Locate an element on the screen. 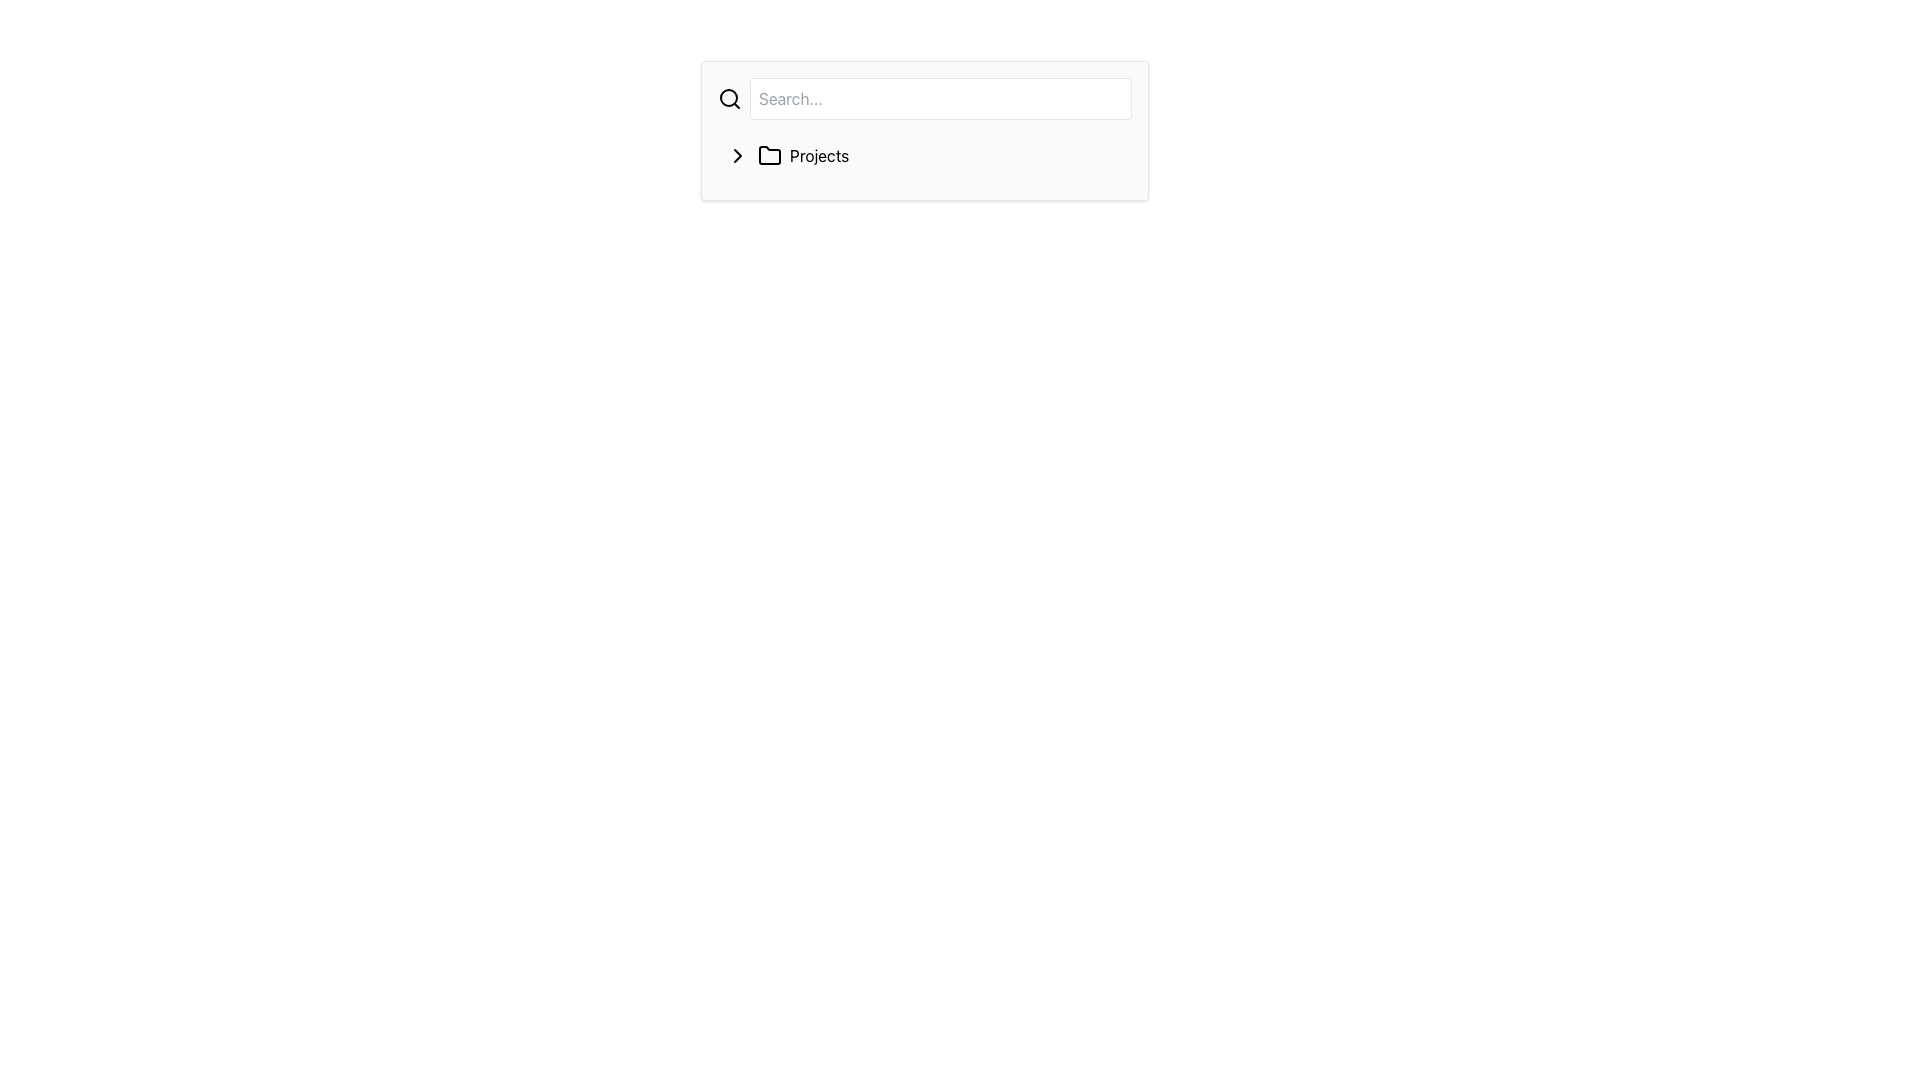 Image resolution: width=1920 pixels, height=1080 pixels. the chevron icon indicating expandability next to the 'Projects' label in the collapsible menu is located at coordinates (737, 154).